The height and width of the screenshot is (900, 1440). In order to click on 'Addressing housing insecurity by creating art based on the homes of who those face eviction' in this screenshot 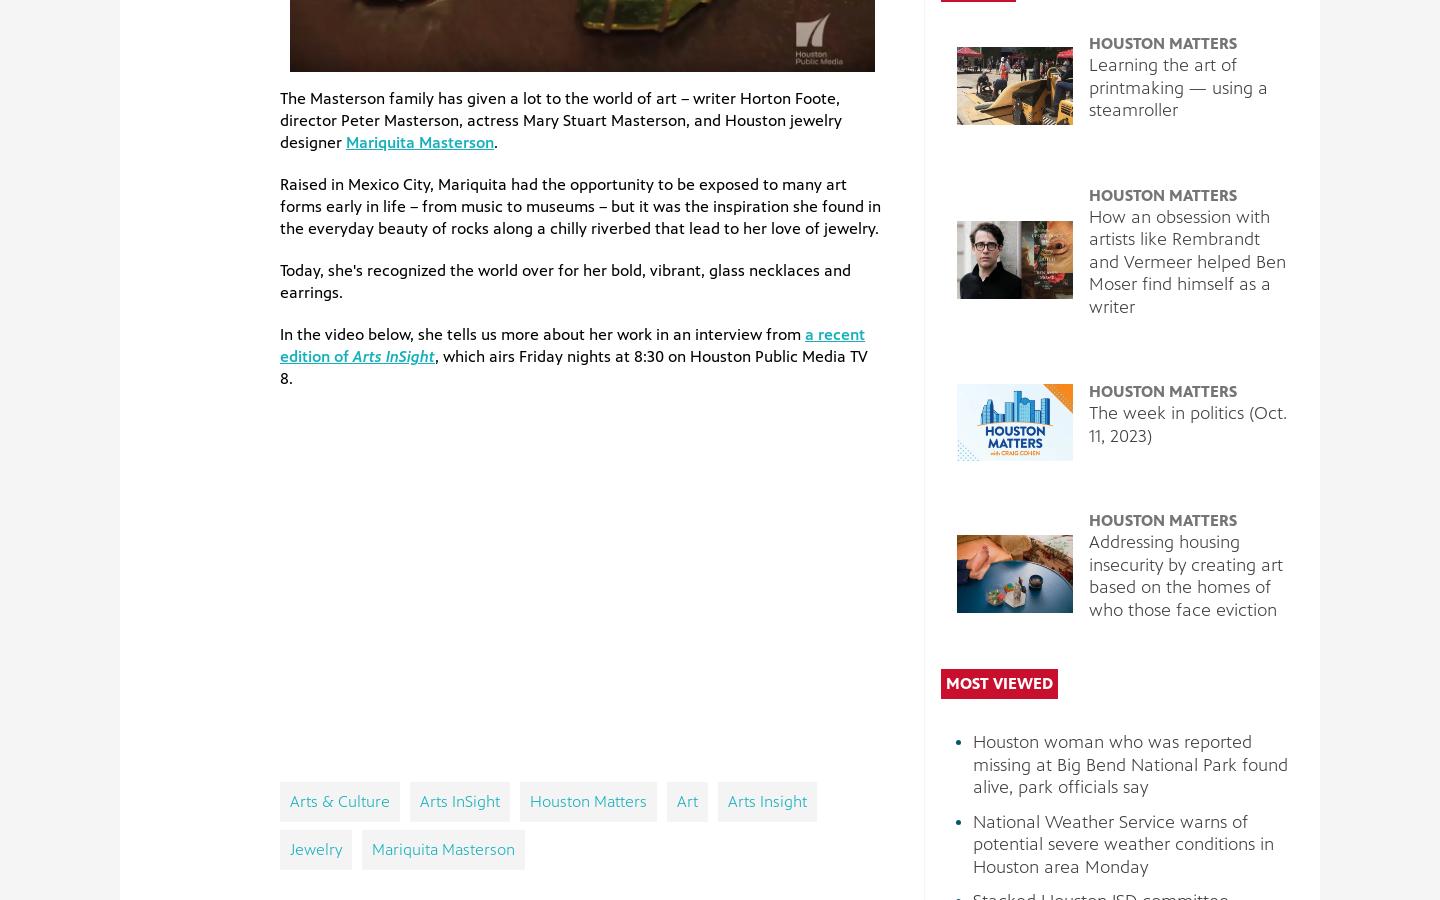, I will do `click(1087, 575)`.